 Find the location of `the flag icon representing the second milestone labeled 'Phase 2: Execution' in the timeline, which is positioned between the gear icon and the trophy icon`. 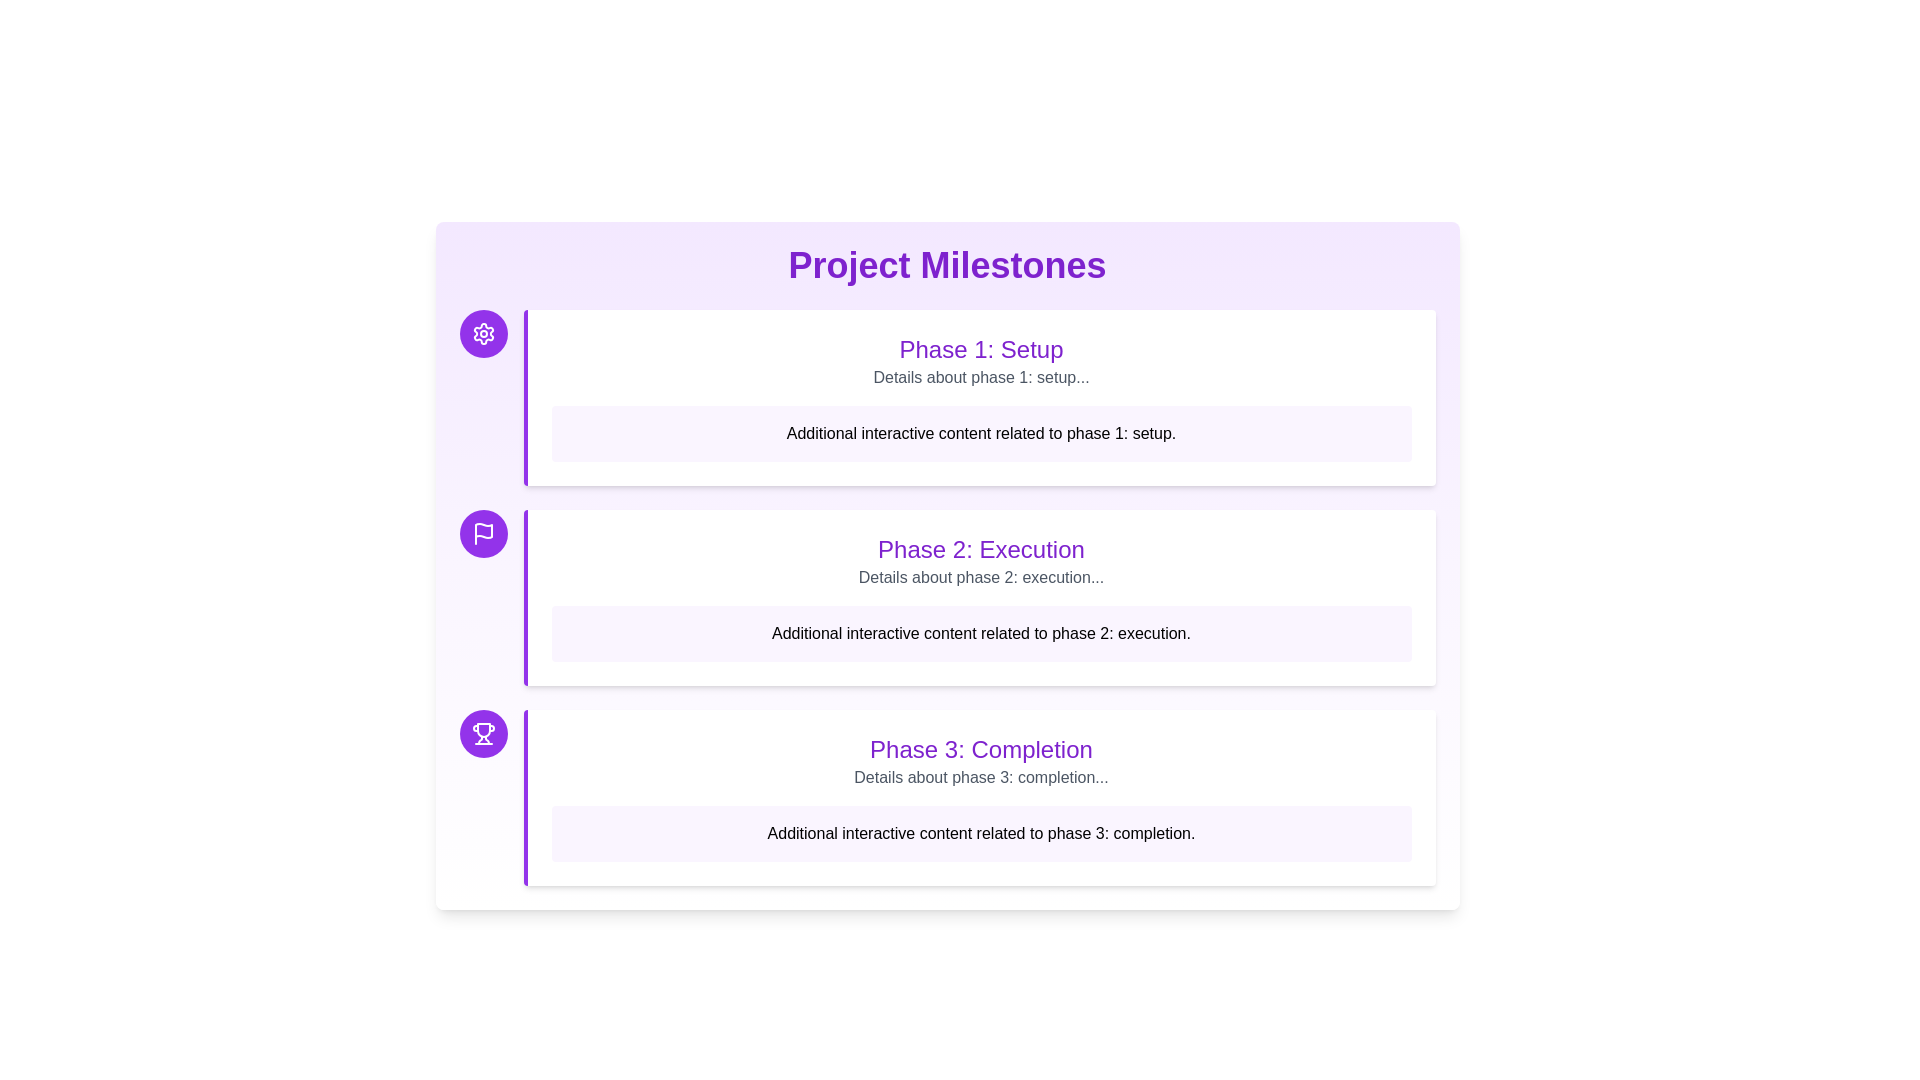

the flag icon representing the second milestone labeled 'Phase 2: Execution' in the timeline, which is positioned between the gear icon and the trophy icon is located at coordinates (483, 530).